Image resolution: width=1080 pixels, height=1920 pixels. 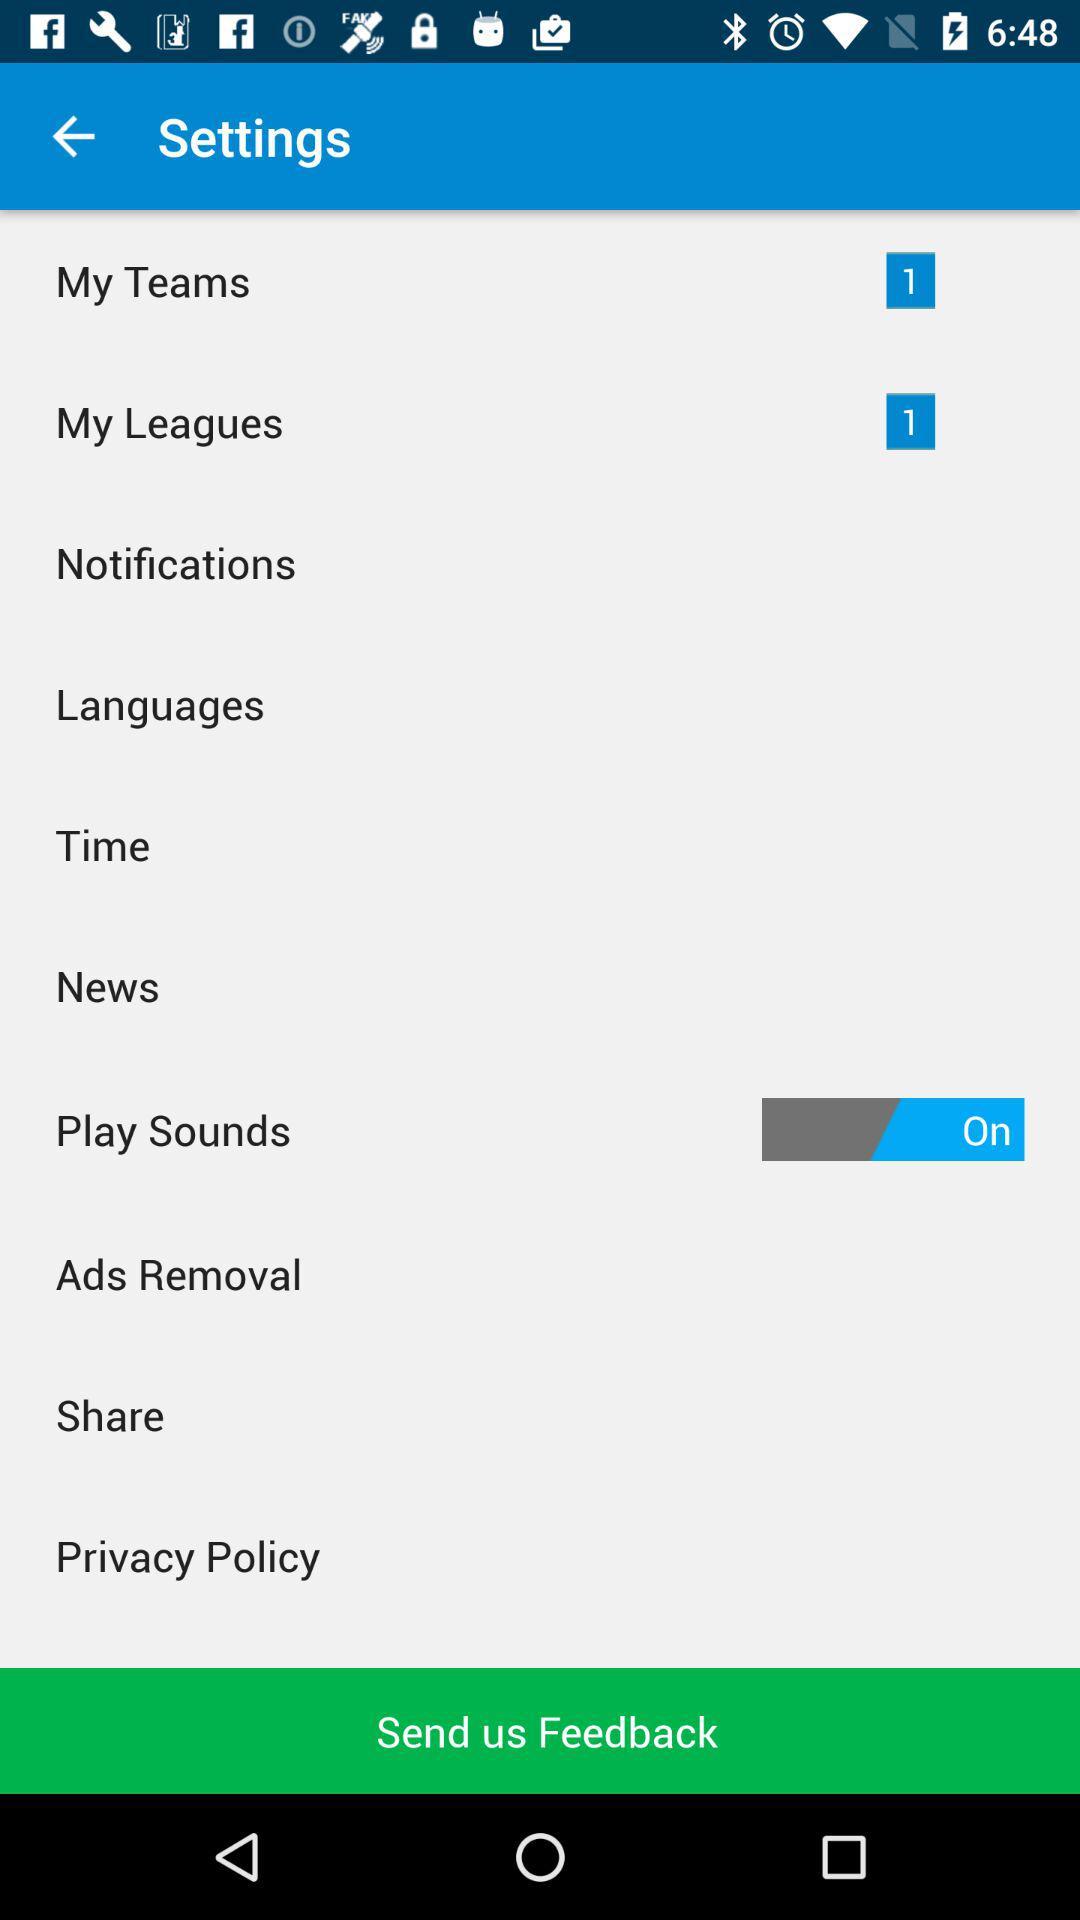 I want to click on the item next to the settings item, so click(x=72, y=135).